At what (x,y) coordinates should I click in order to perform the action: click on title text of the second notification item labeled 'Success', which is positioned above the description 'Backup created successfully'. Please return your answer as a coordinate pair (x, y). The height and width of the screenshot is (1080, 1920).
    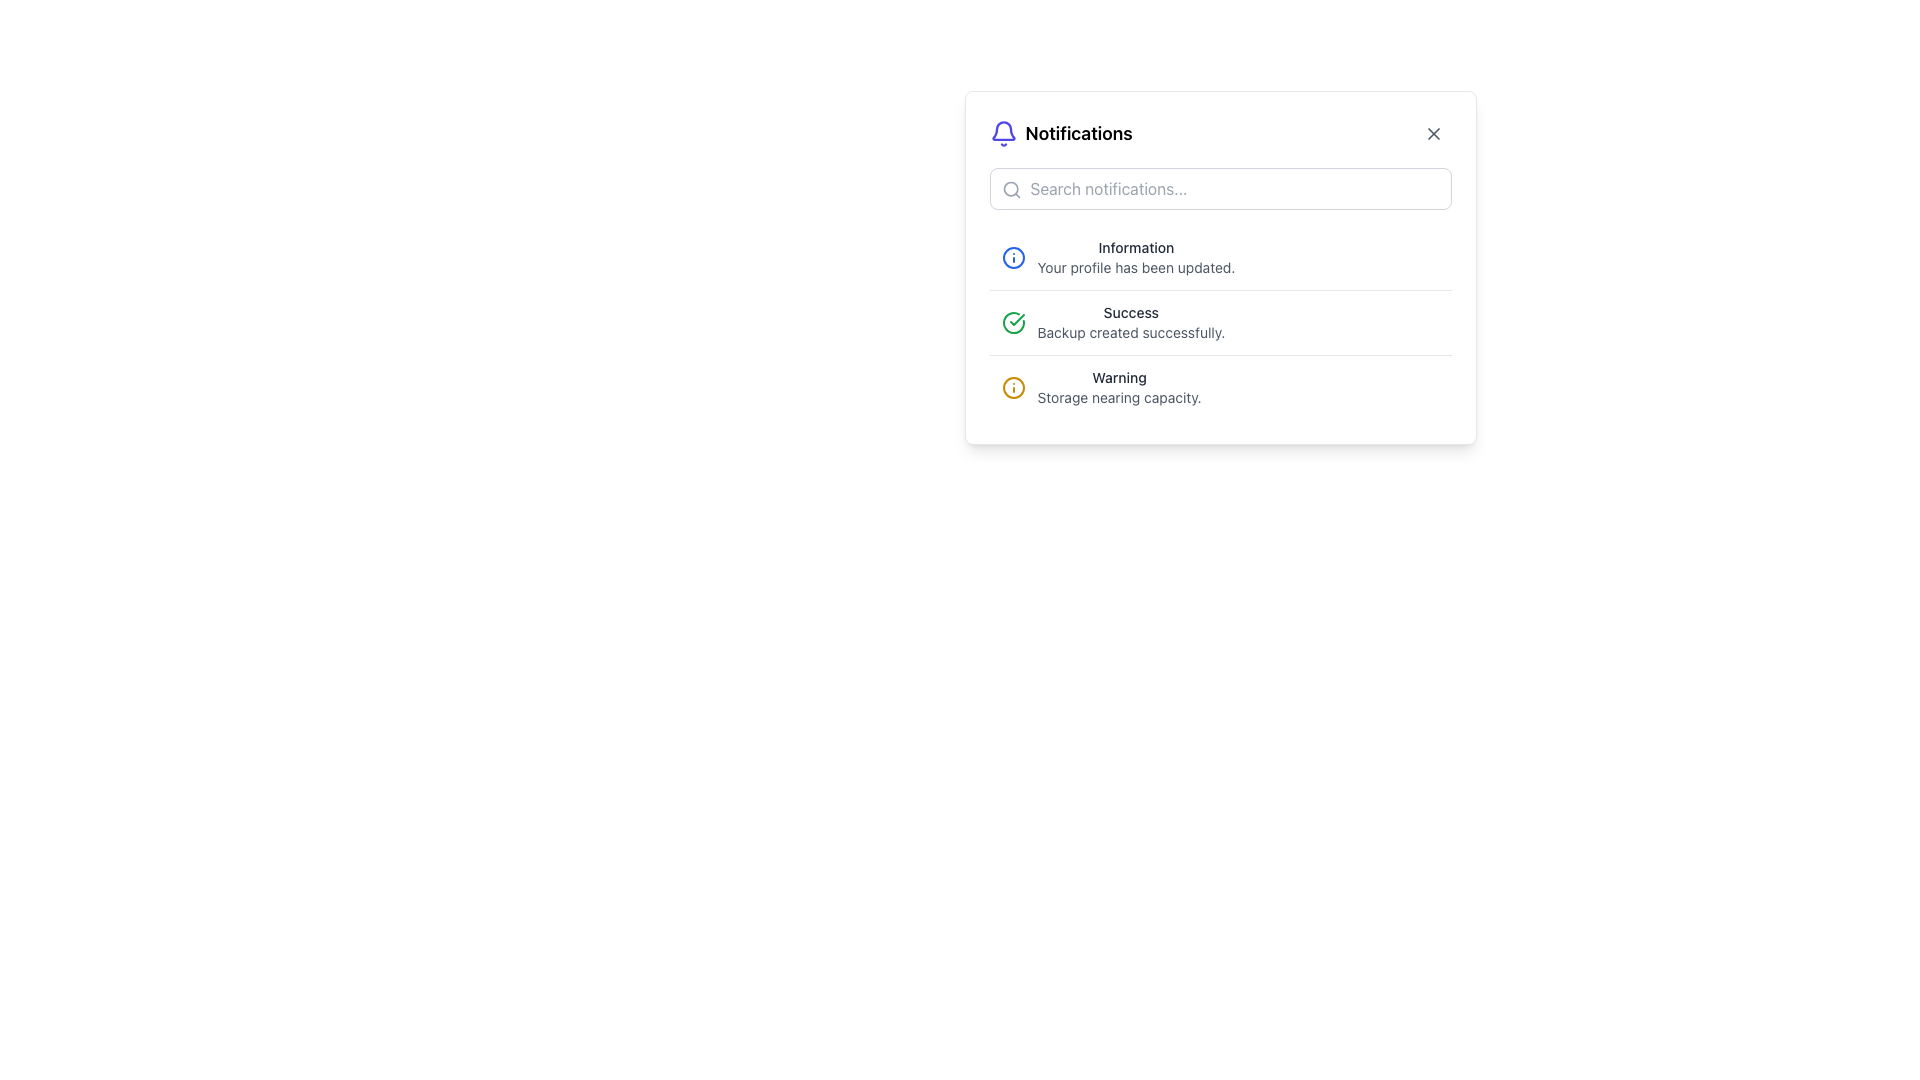
    Looking at the image, I should click on (1131, 312).